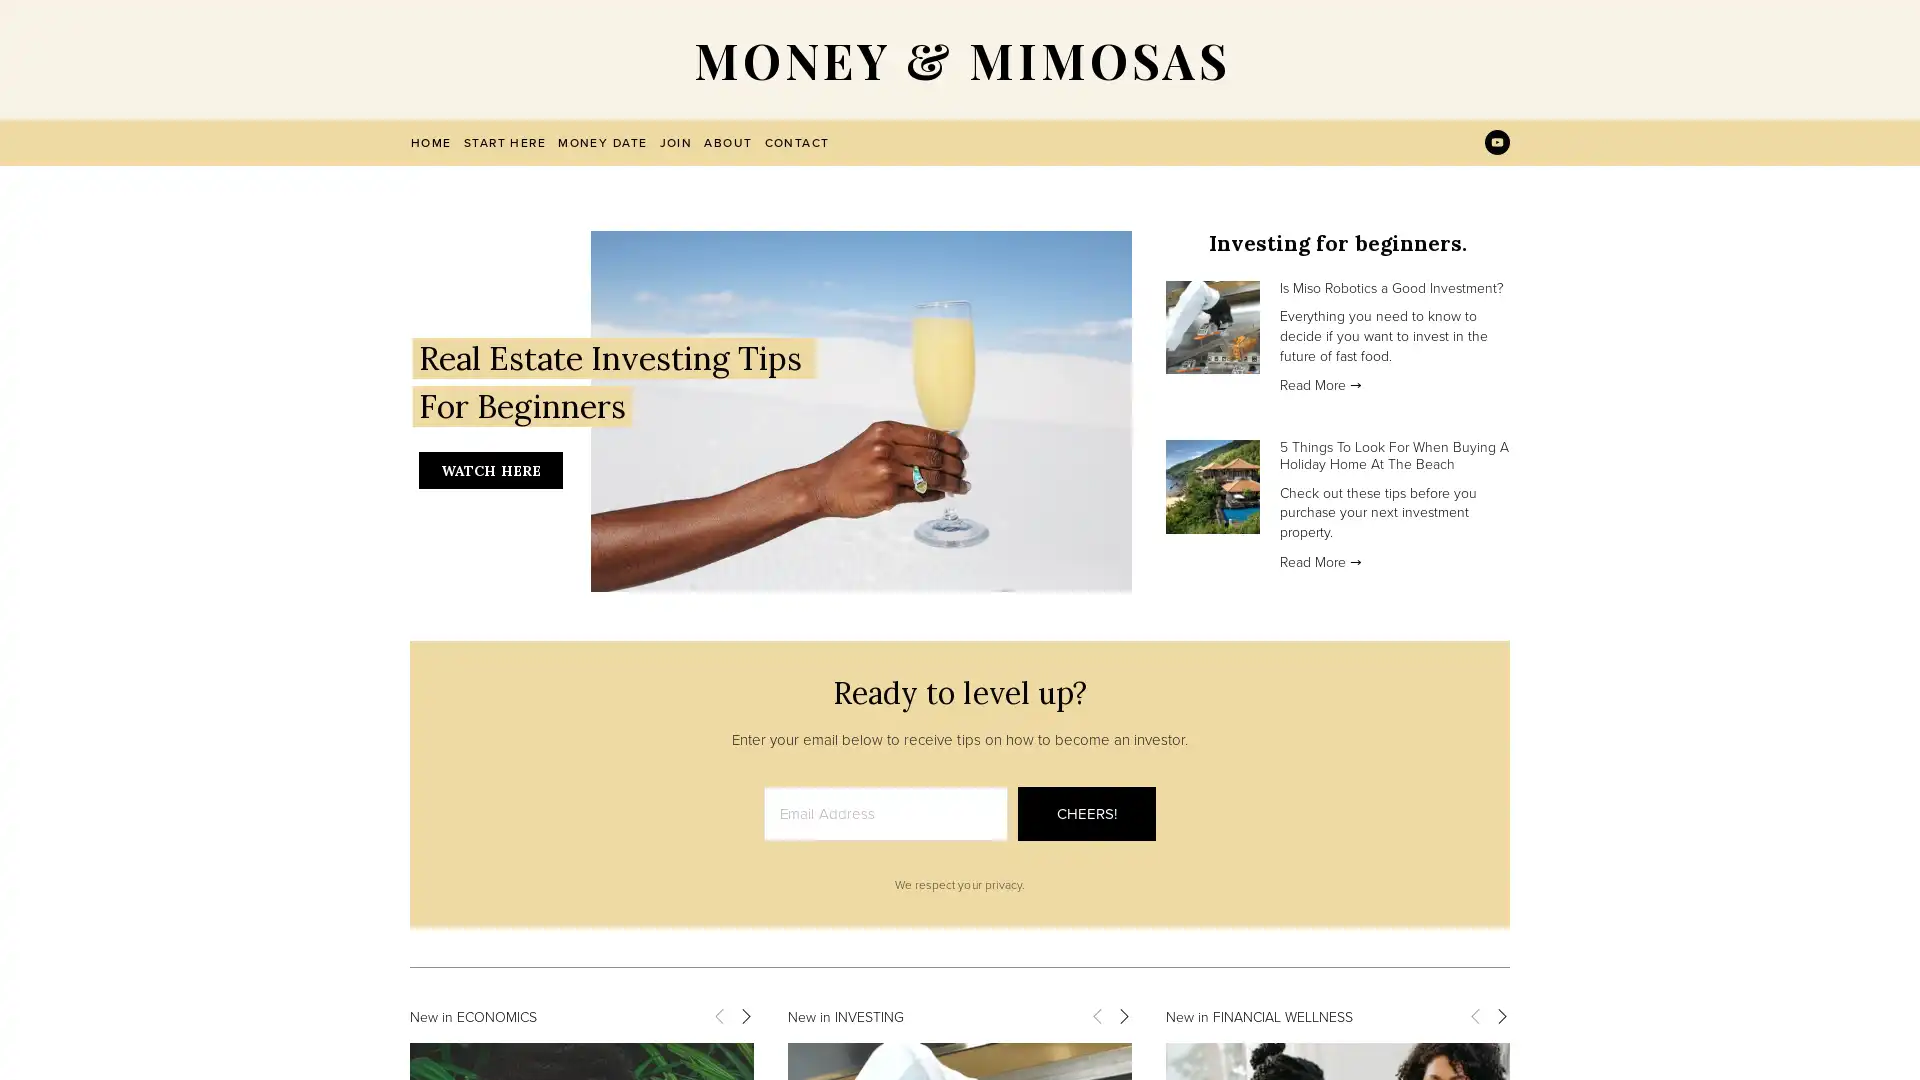 The width and height of the screenshot is (1920, 1080). Describe the element at coordinates (1474, 1014) in the screenshot. I see `Previous` at that location.